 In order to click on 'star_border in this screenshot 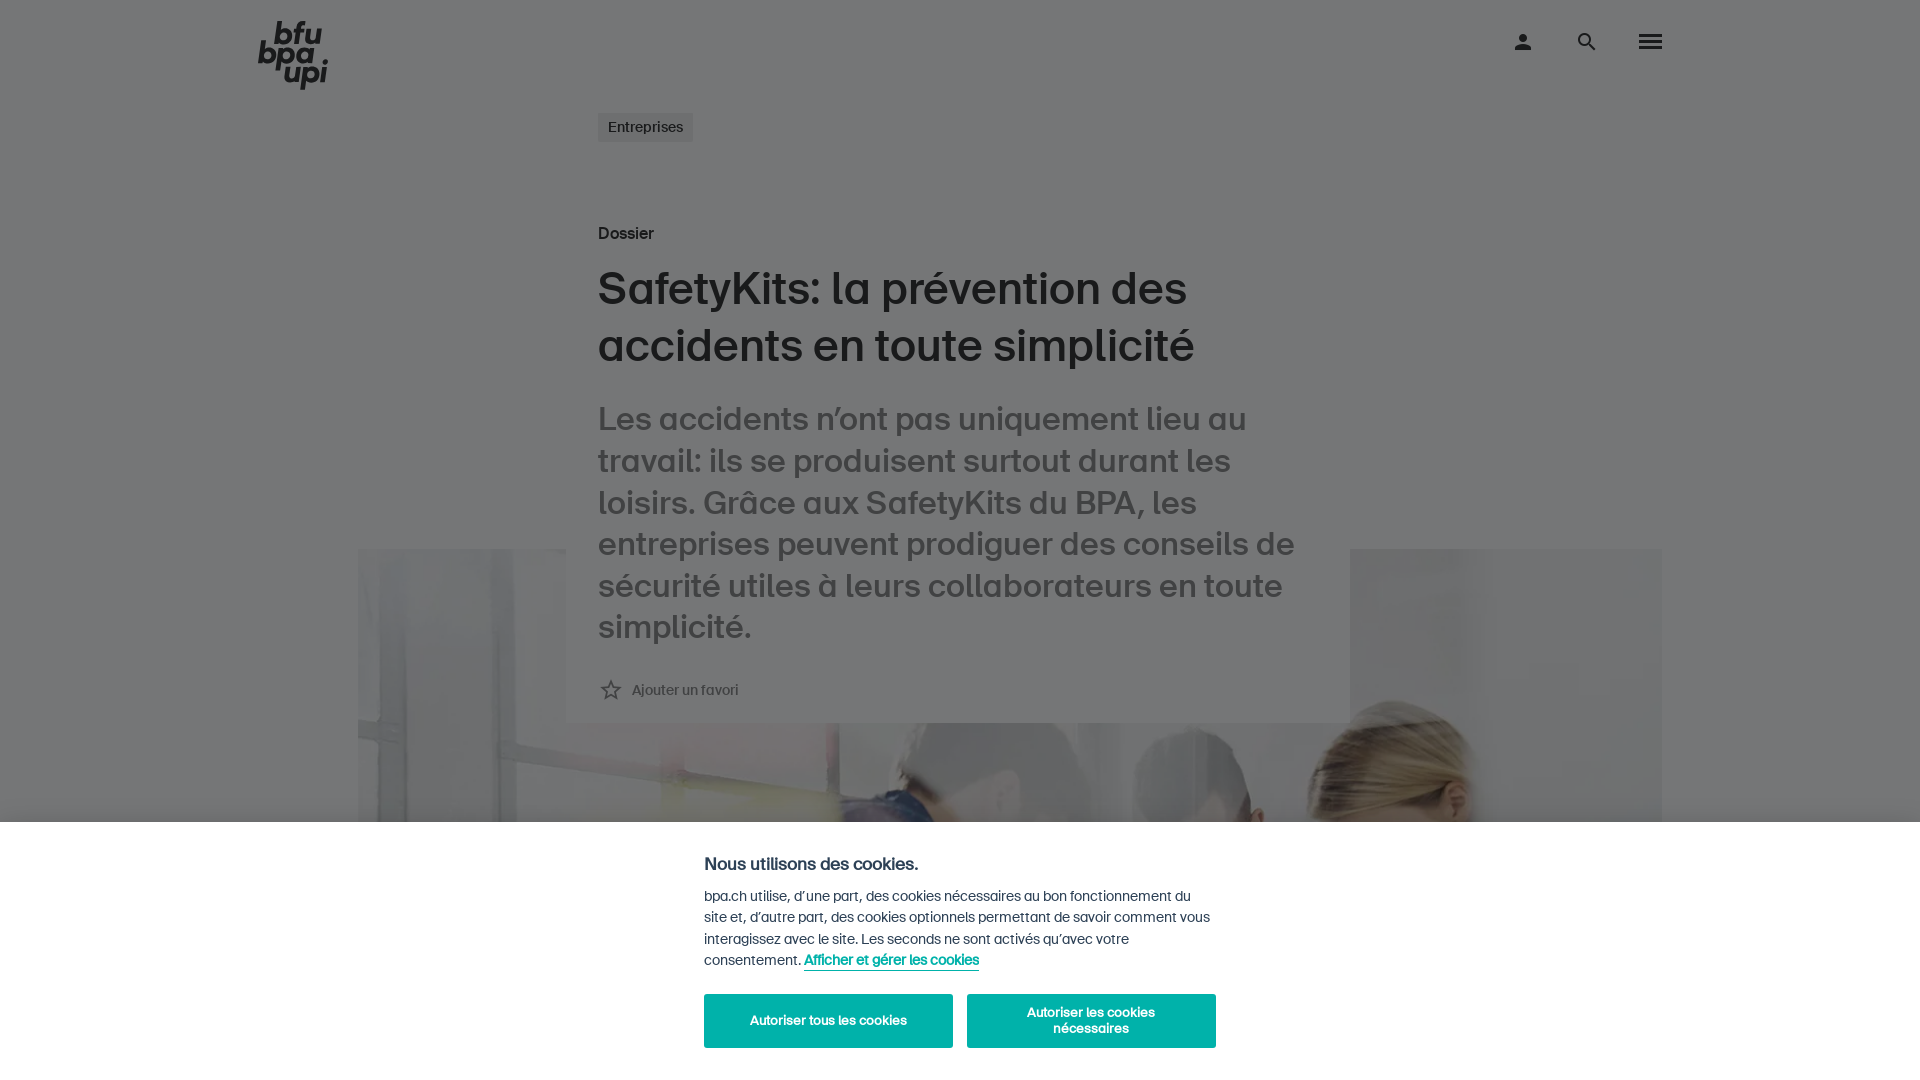, I will do `click(597, 689)`.